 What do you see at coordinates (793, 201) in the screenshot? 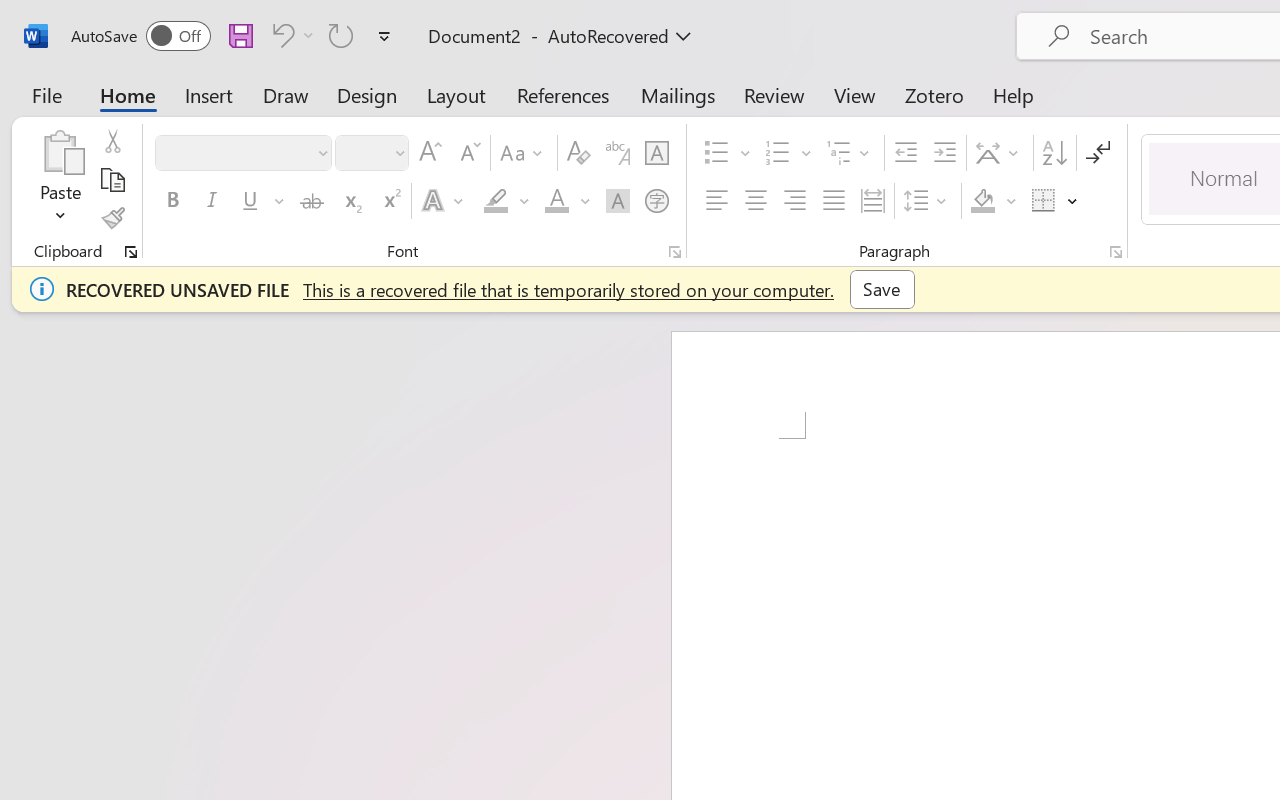
I see `'Align Right'` at bounding box center [793, 201].